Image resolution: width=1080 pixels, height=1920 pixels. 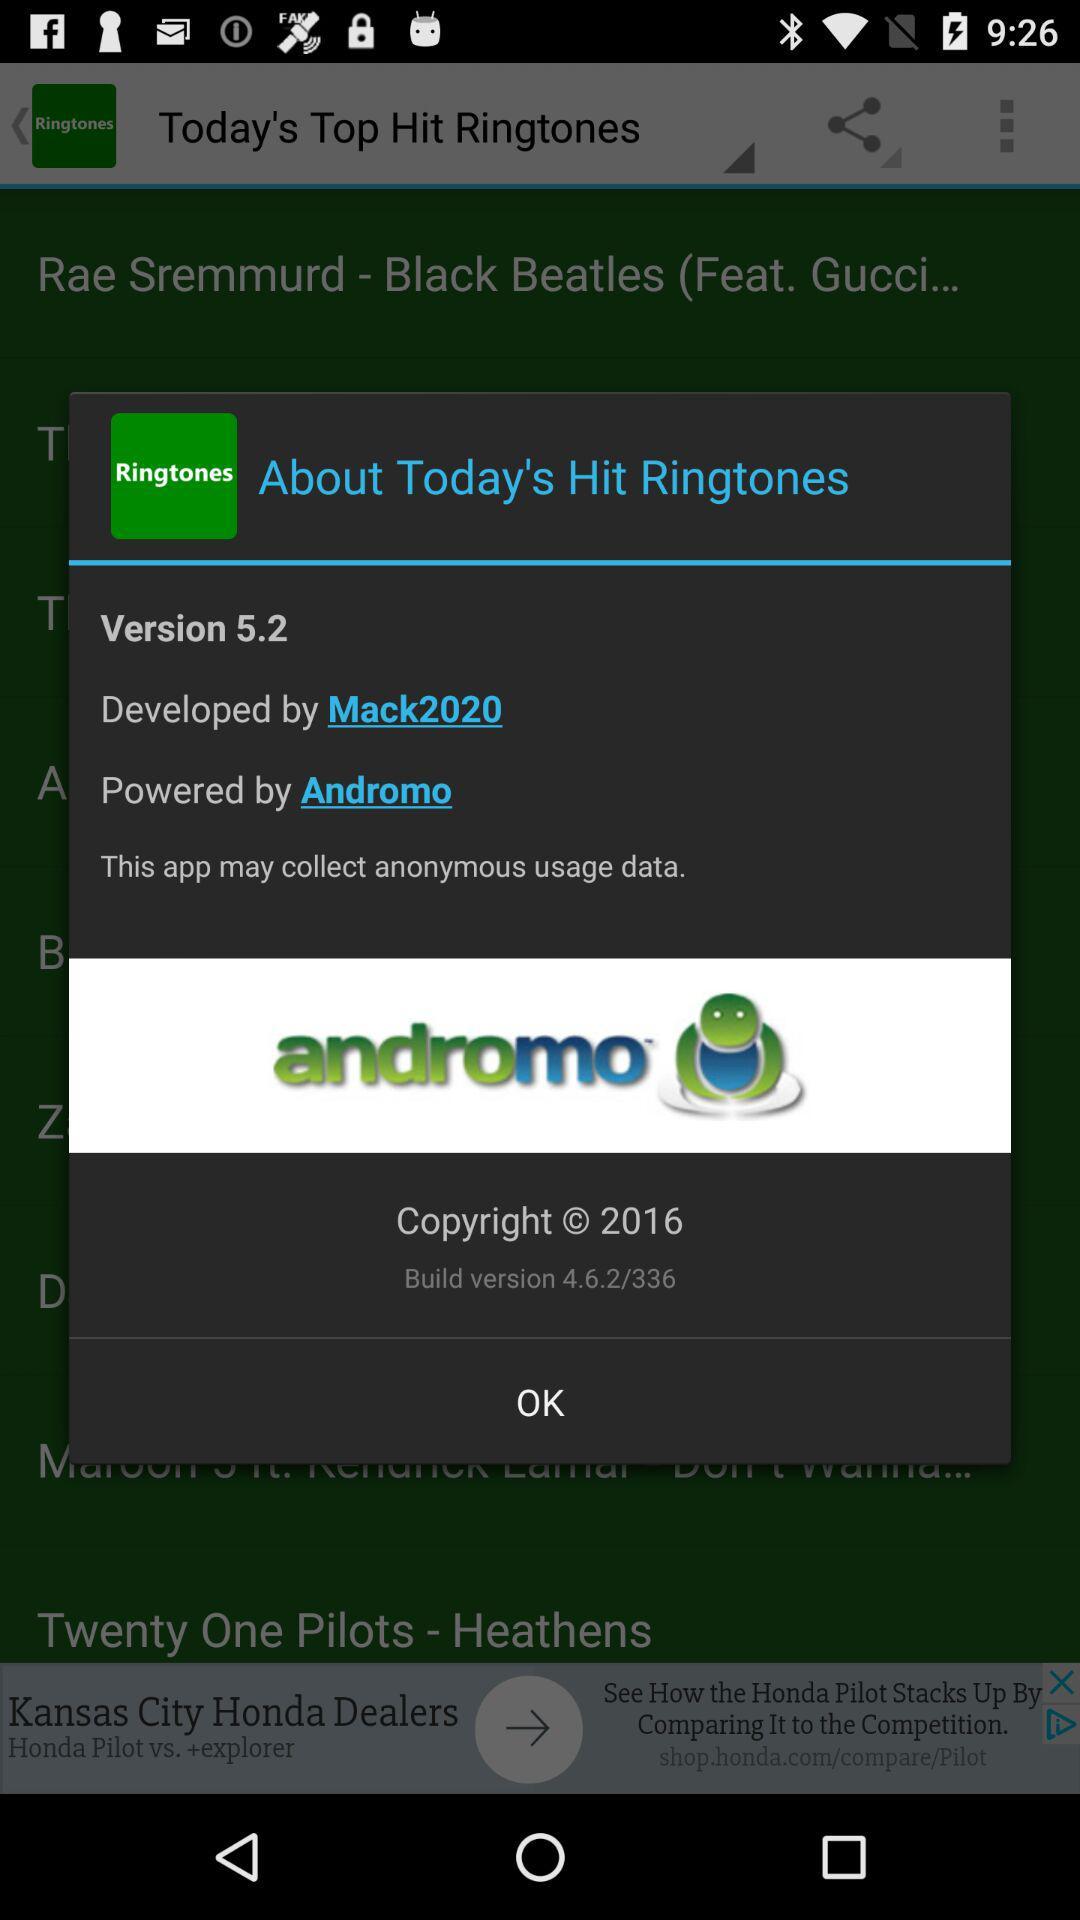 I want to click on icon below the version 5.2 app, so click(x=540, y=722).